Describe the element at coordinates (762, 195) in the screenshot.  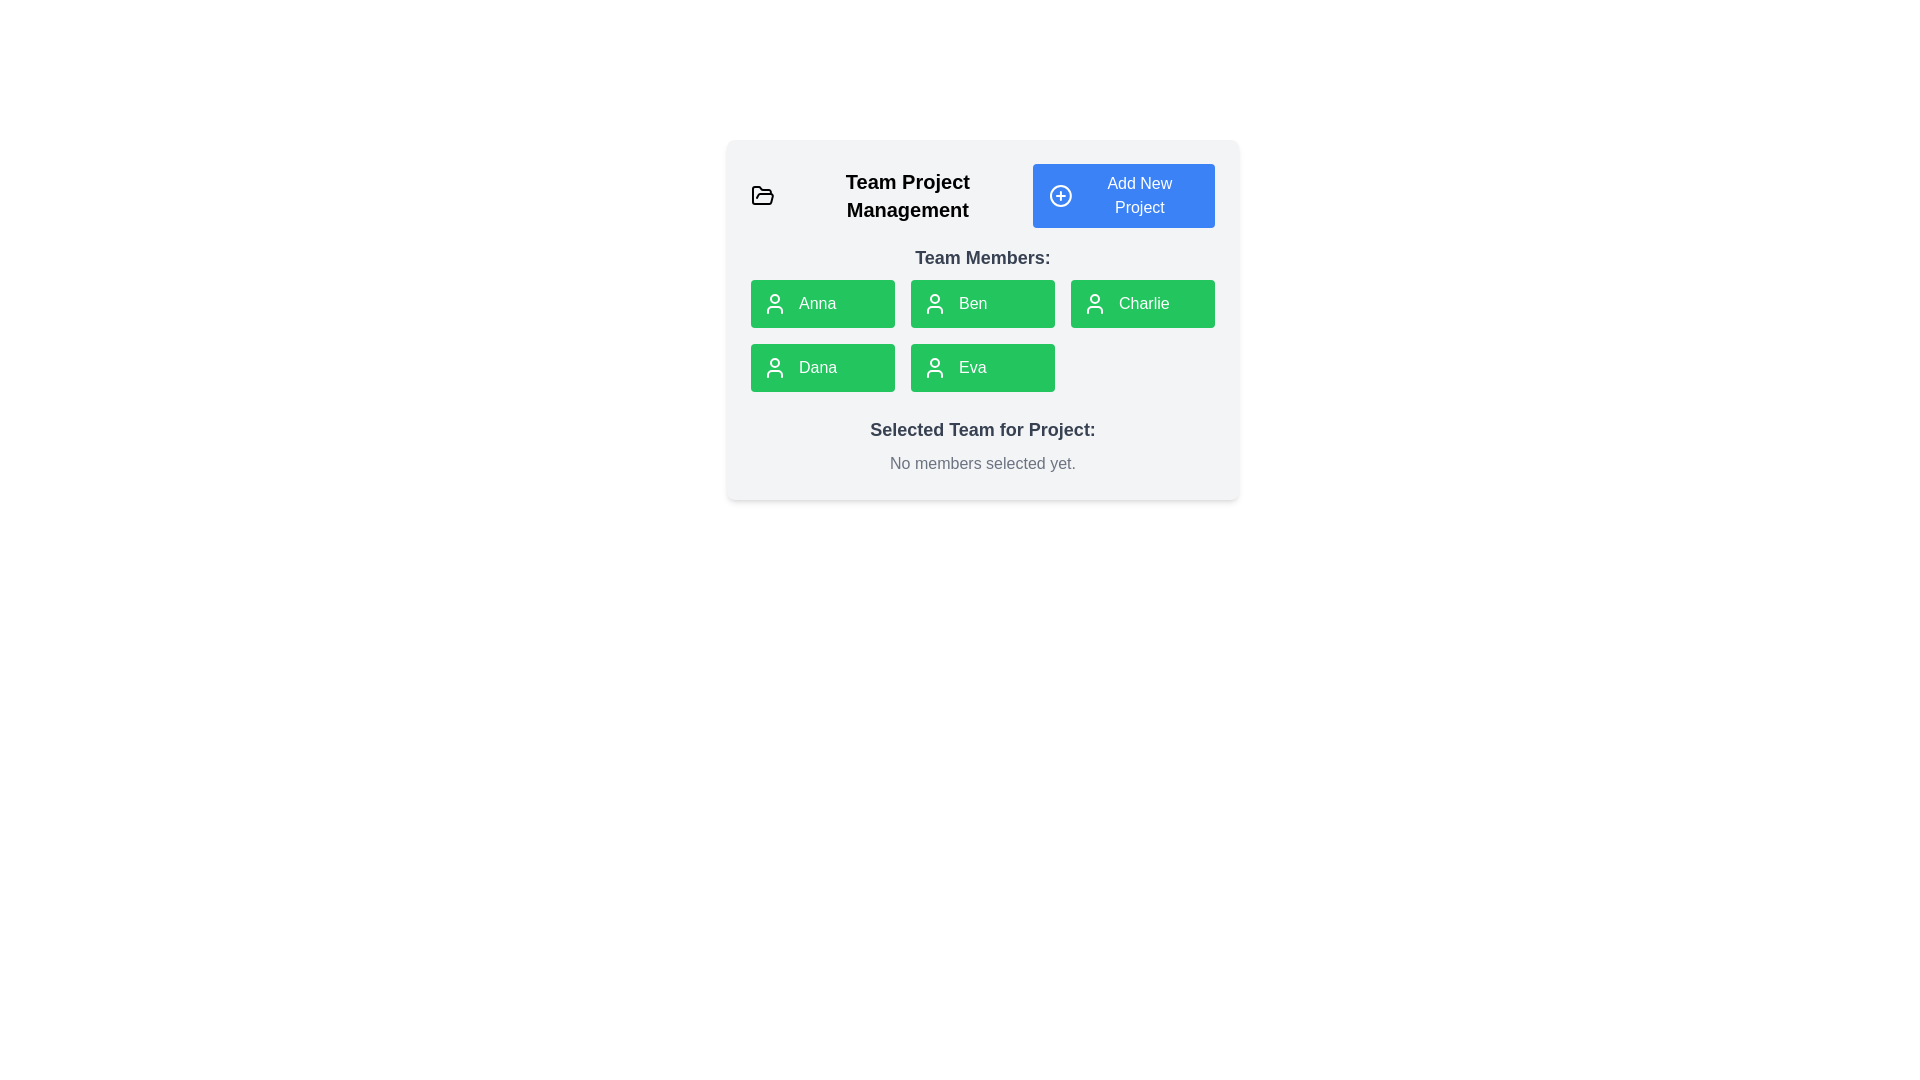
I see `the small graphic icon resembling an open folder located in the upper-left corner of the 'Team Project Management' section` at that location.